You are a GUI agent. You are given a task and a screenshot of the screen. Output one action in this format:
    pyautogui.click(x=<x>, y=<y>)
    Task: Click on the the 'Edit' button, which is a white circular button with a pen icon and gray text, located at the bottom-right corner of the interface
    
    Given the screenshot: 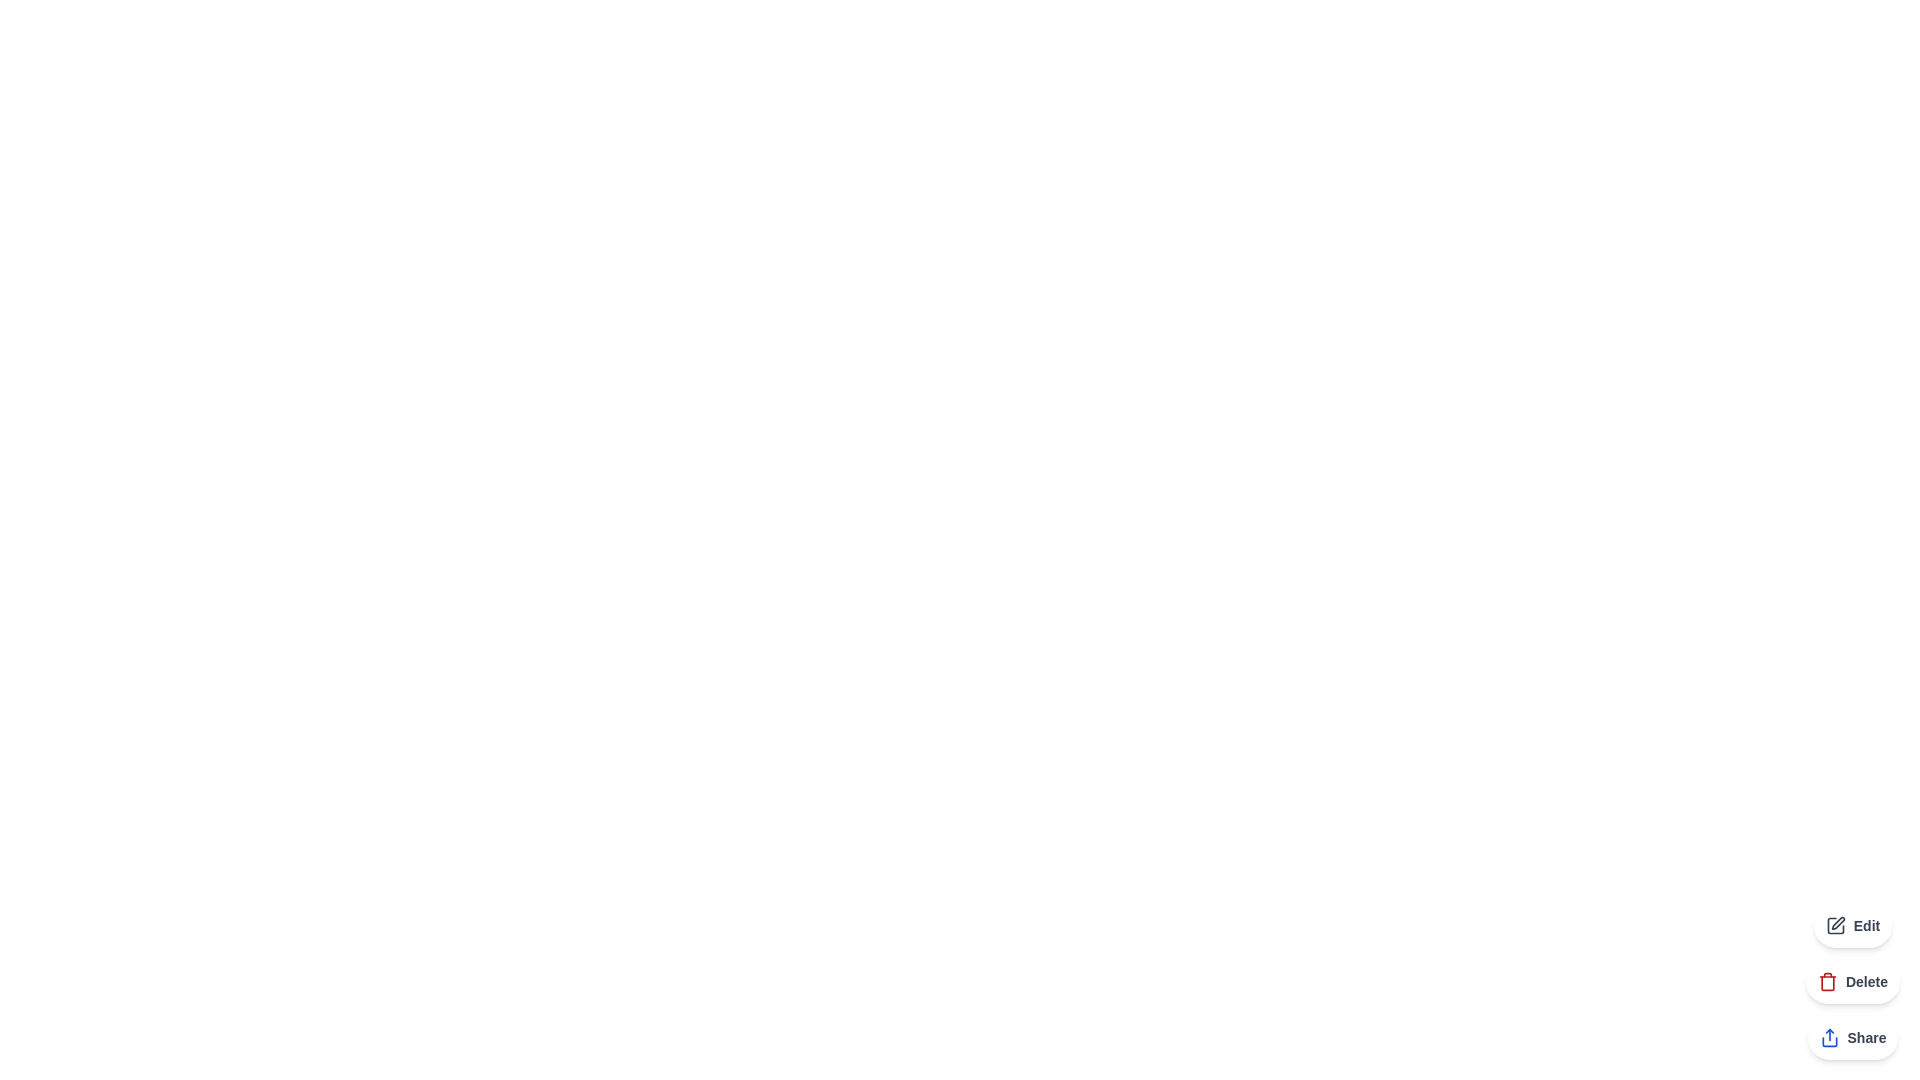 What is the action you would take?
    pyautogui.click(x=1851, y=925)
    